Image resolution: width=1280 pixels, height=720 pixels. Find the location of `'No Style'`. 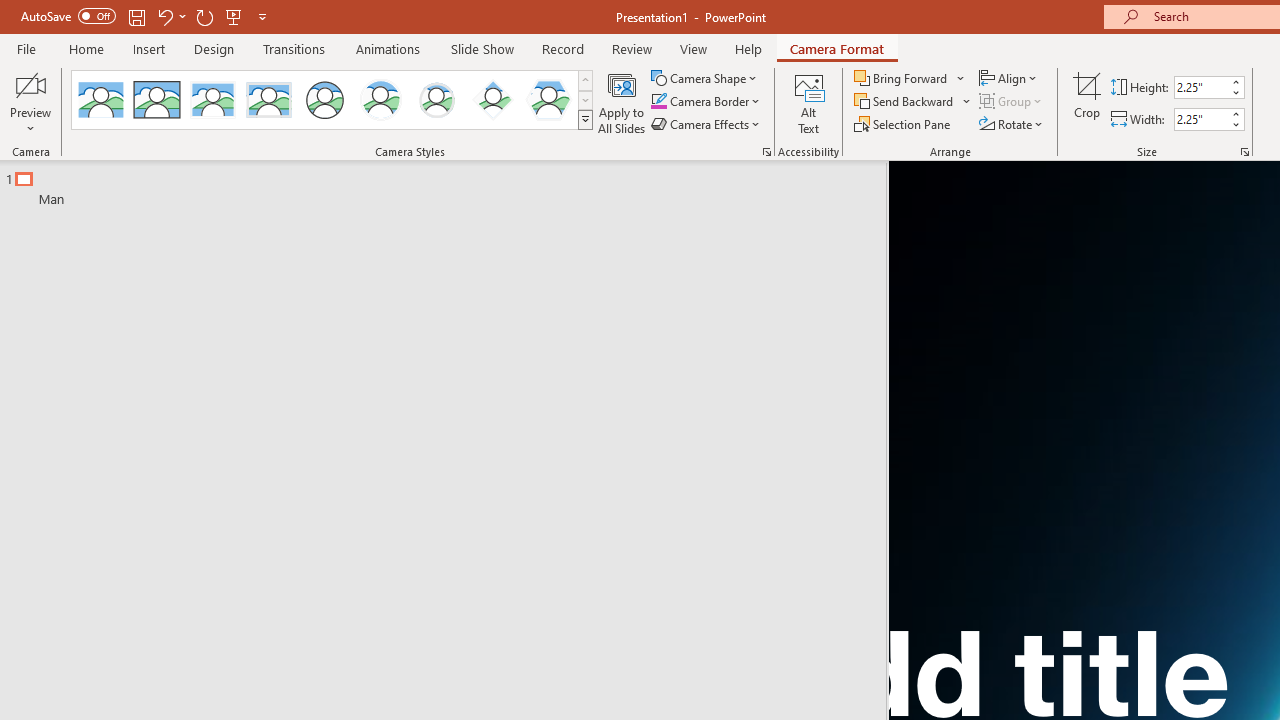

'No Style' is located at coordinates (100, 100).